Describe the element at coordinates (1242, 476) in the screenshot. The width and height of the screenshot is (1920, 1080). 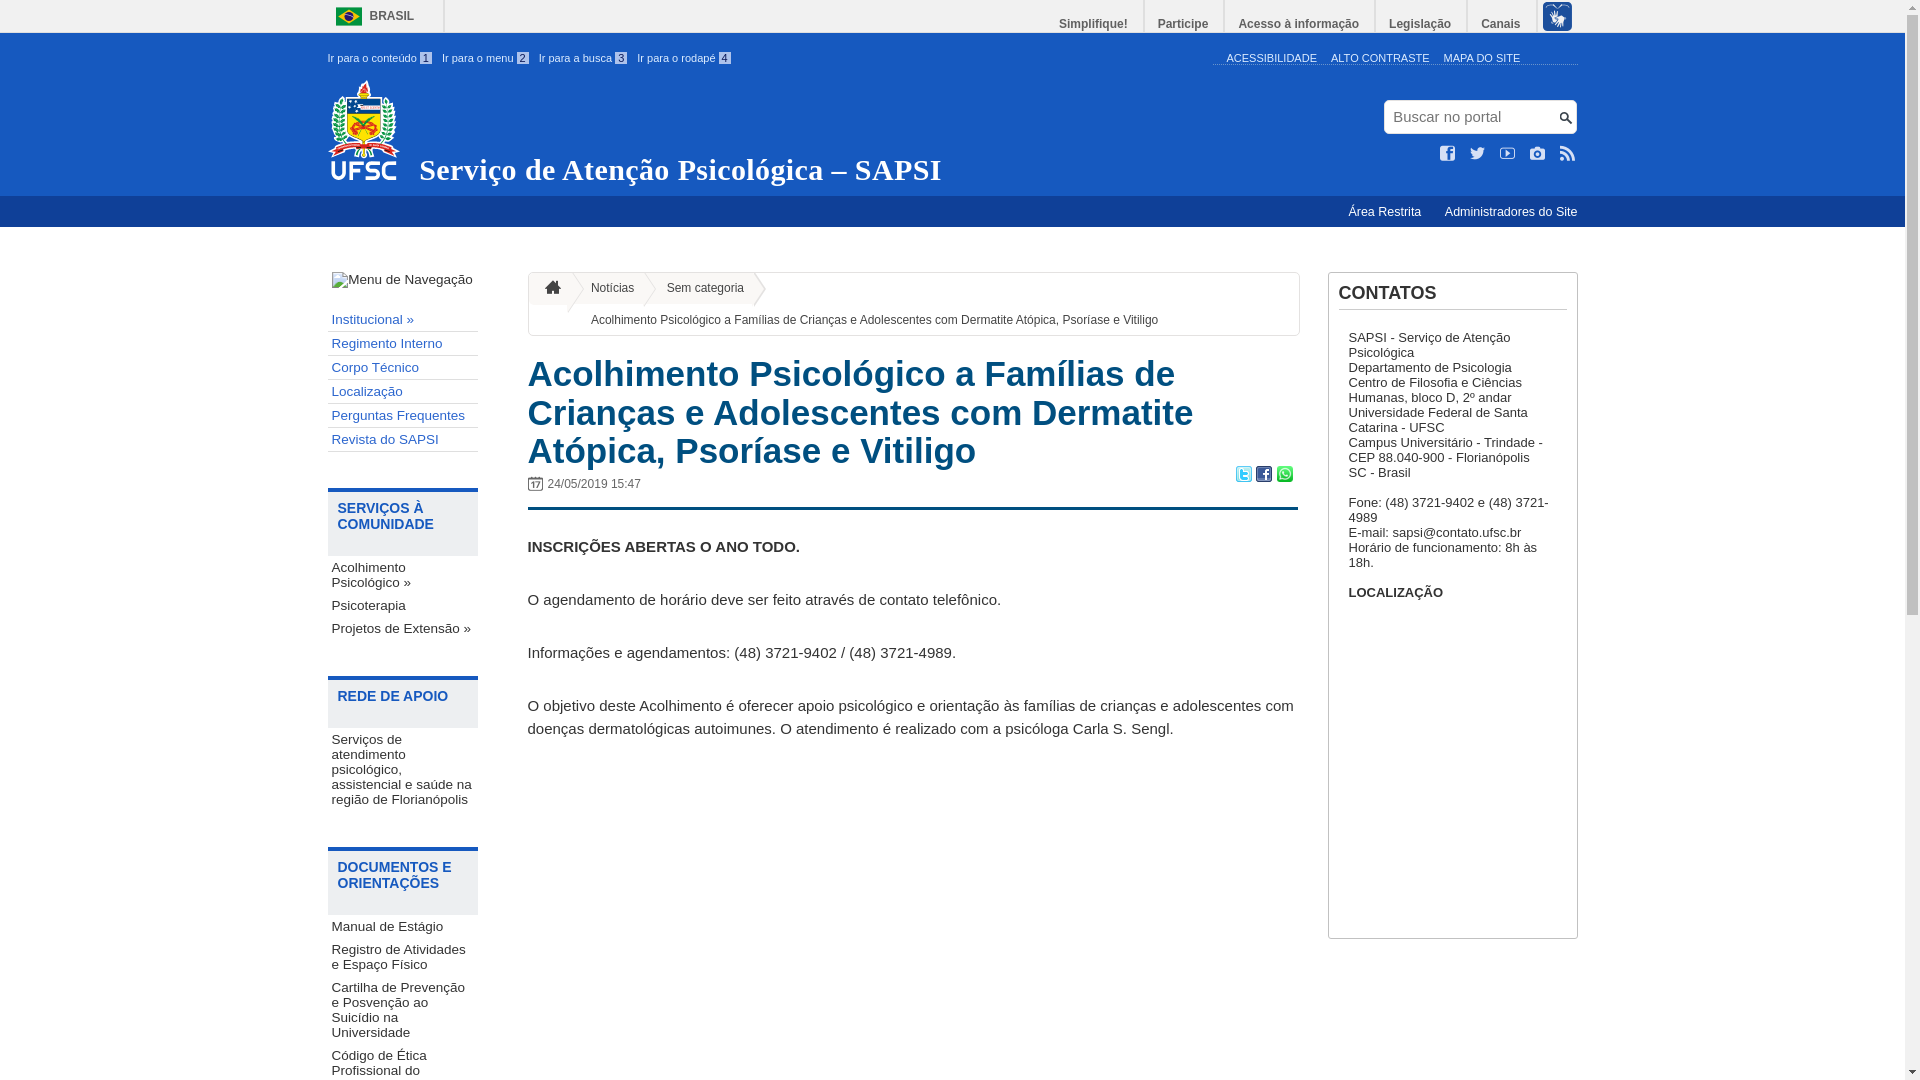
I see `'Compartilhar no Twitter'` at that location.